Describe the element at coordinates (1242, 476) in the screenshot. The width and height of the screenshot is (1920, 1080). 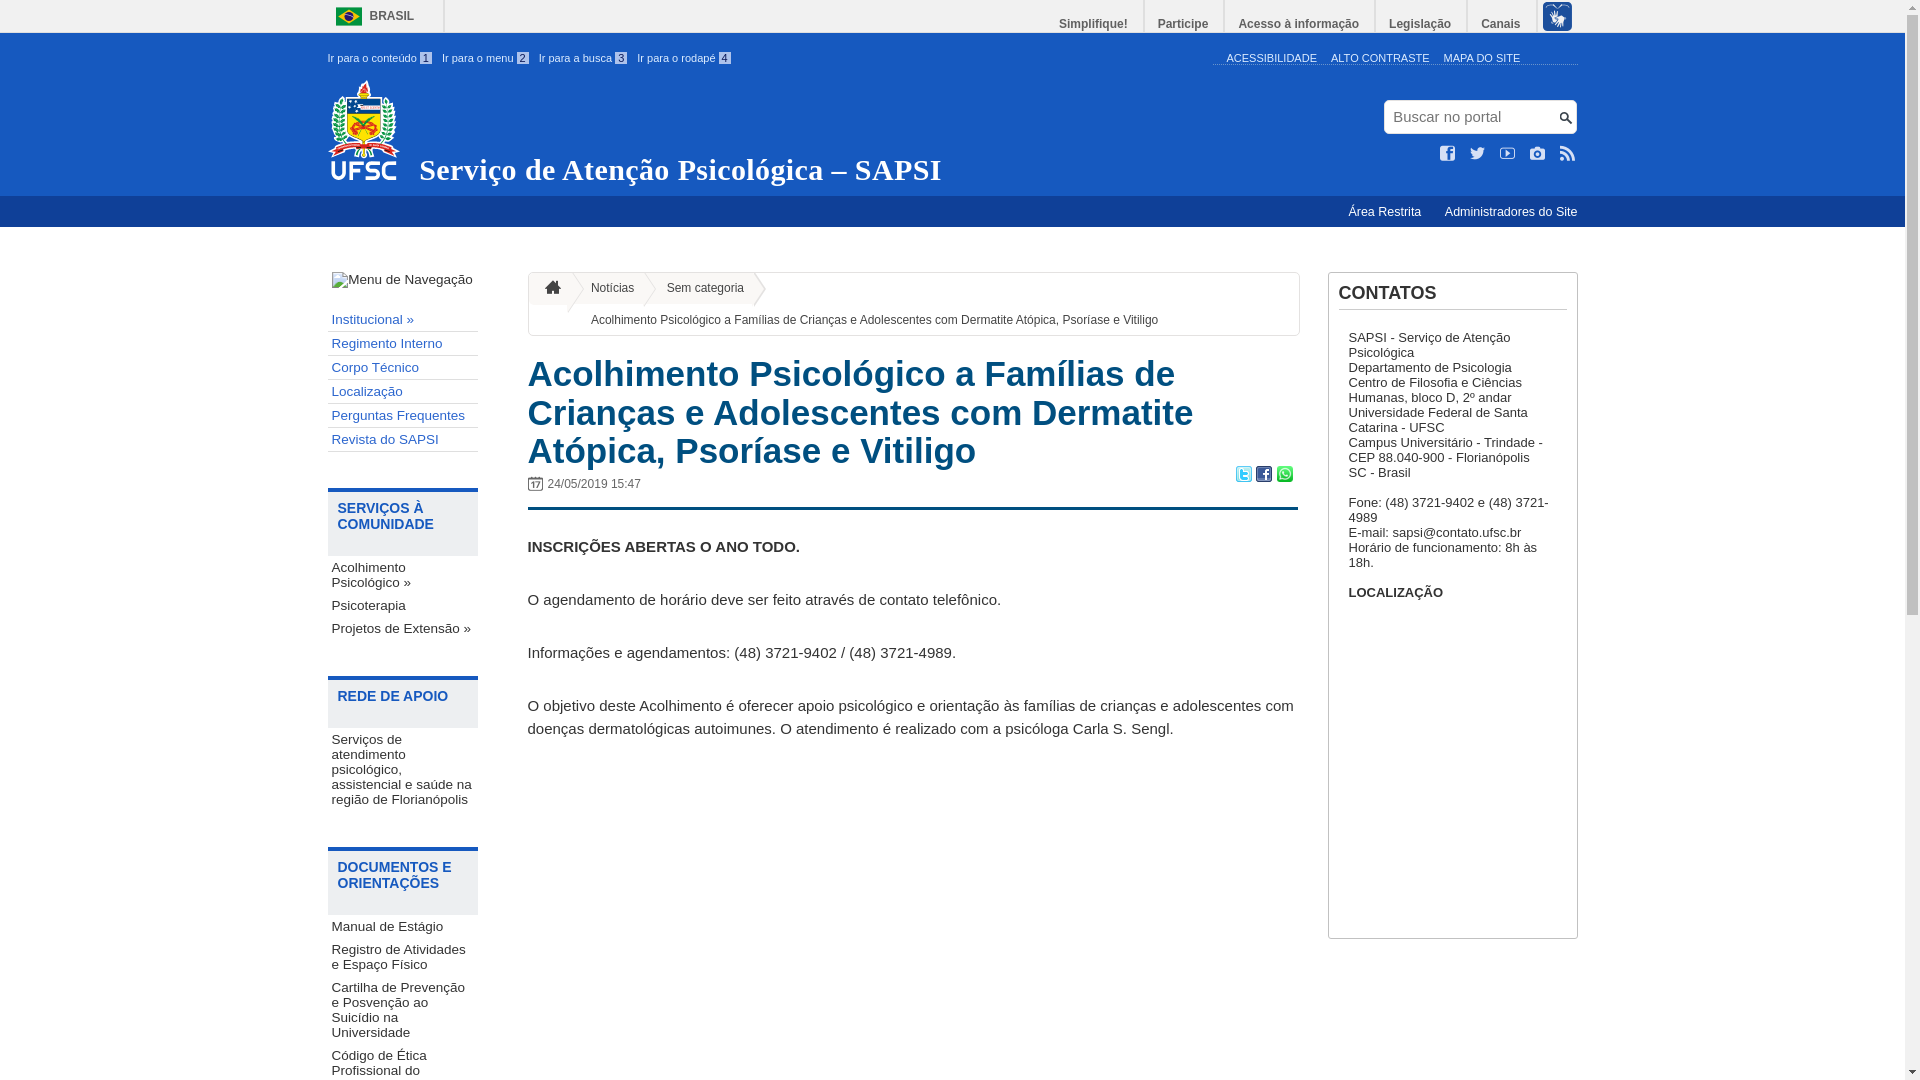
I see `'Compartilhar no Twitter'` at that location.